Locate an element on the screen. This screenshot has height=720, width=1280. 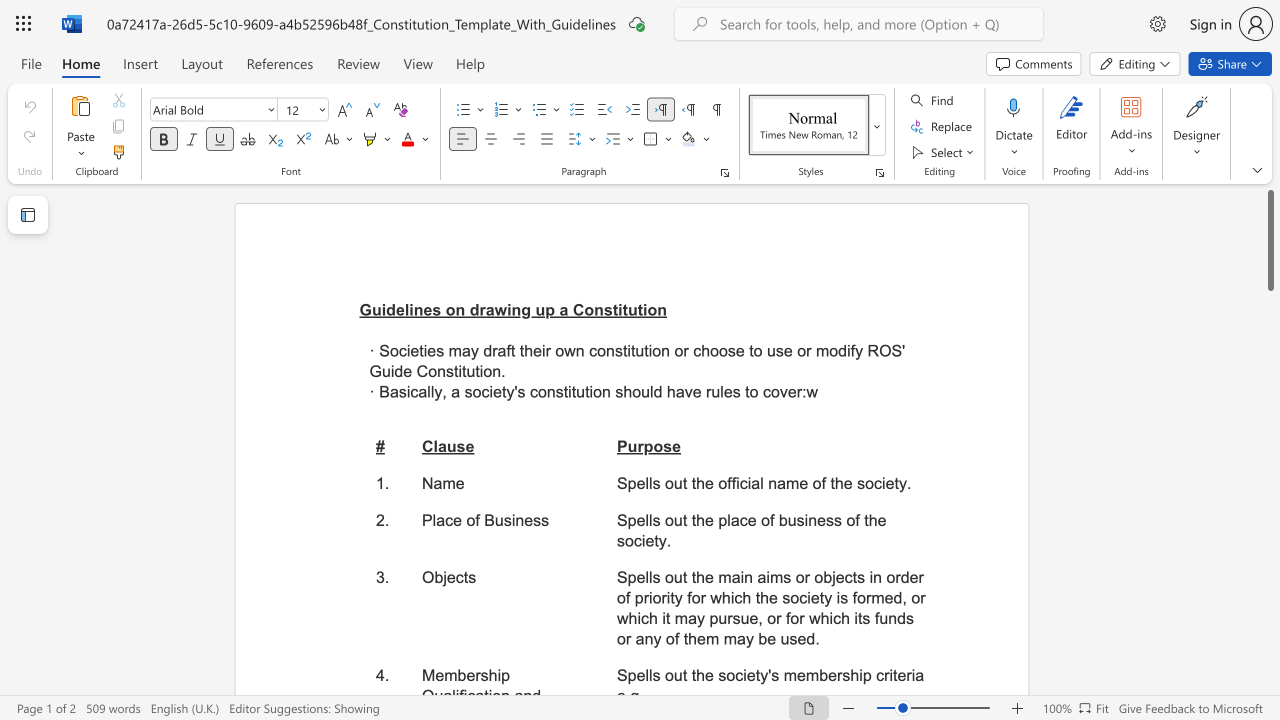
the scrollbar to move the view down is located at coordinates (1269, 630).